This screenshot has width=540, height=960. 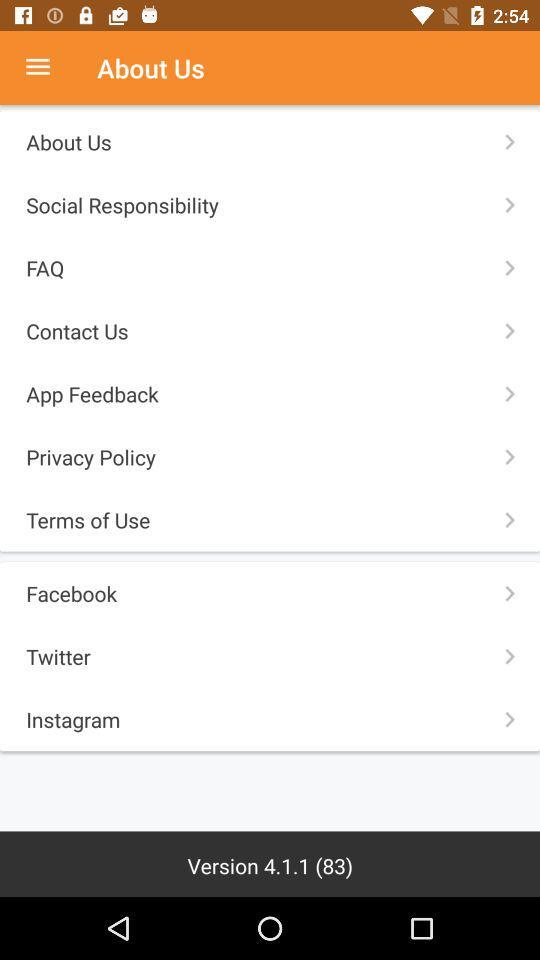 I want to click on open drop down menu, so click(x=48, y=68).